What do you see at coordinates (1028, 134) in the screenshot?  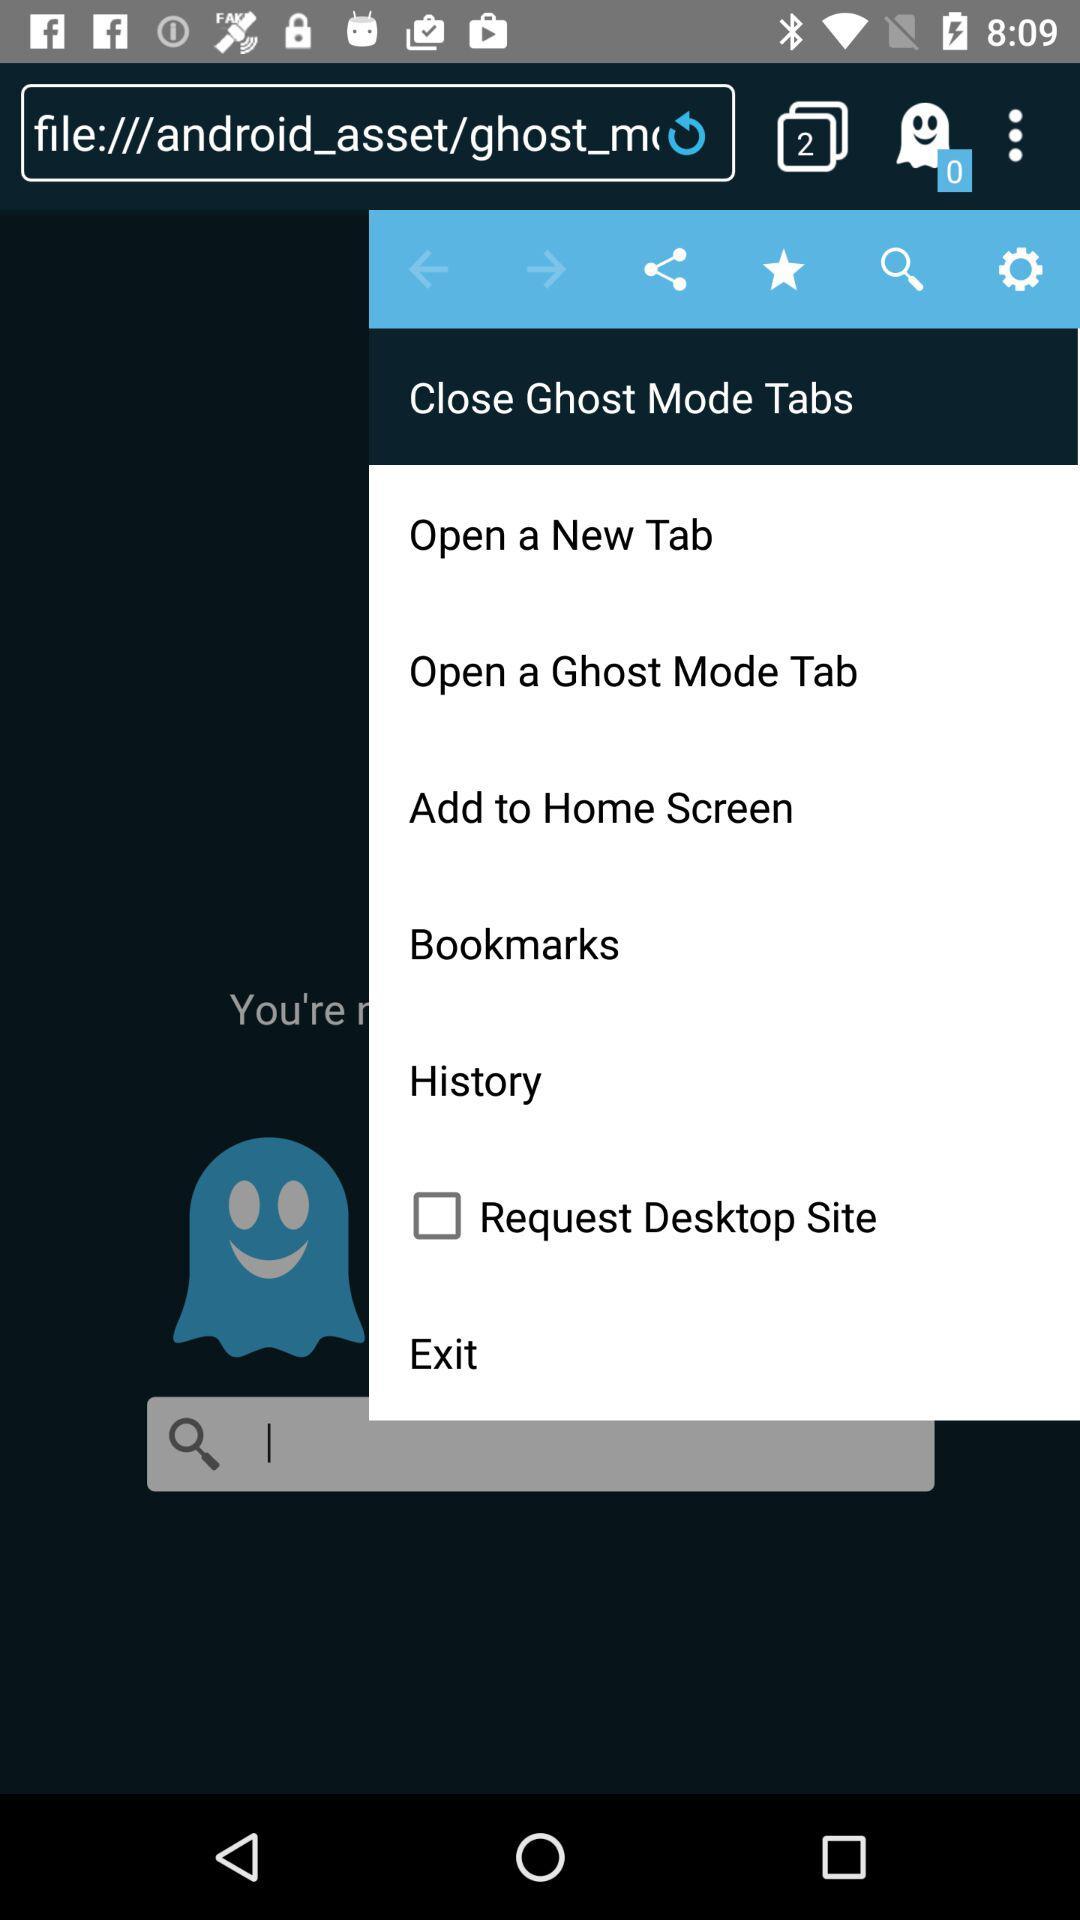 I see `more options` at bounding box center [1028, 134].